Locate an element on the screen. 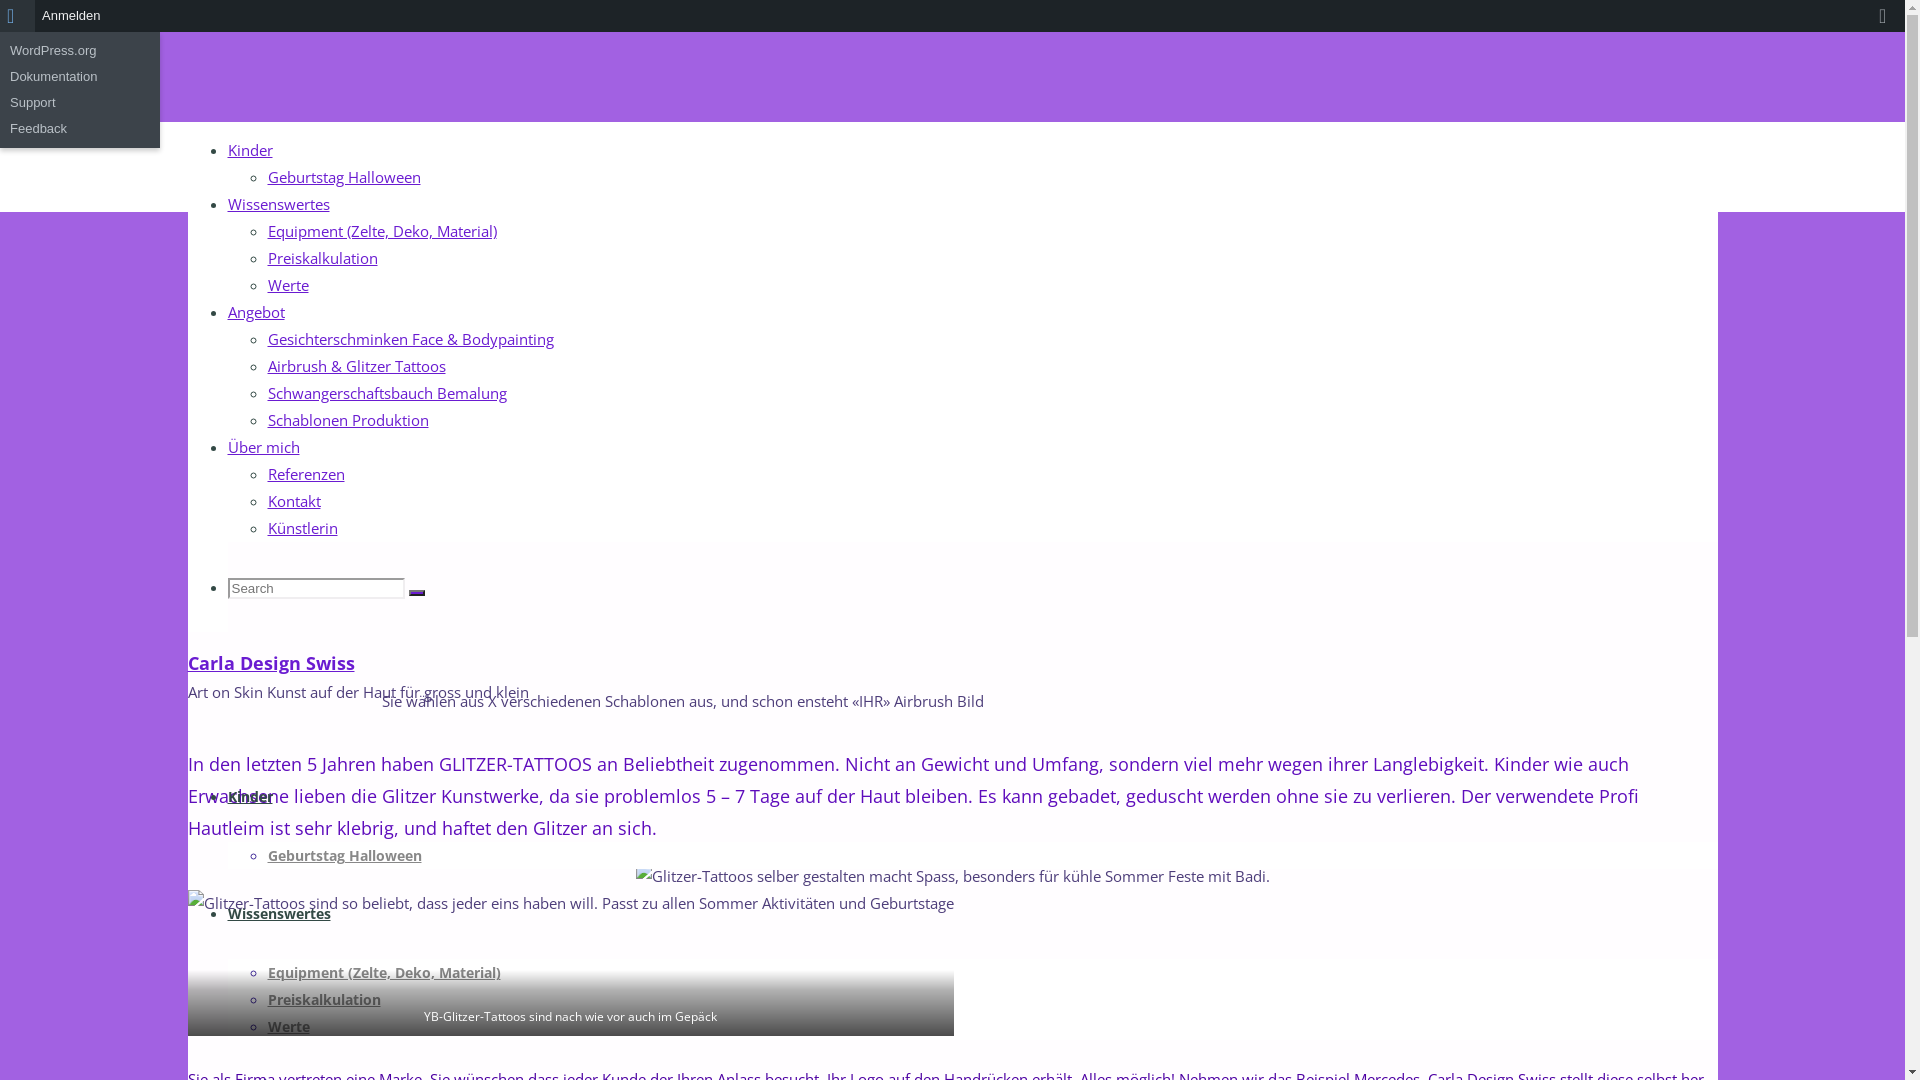 The width and height of the screenshot is (1920, 1080). 'Equipment (Zelte, Deko, Material)' is located at coordinates (384, 971).